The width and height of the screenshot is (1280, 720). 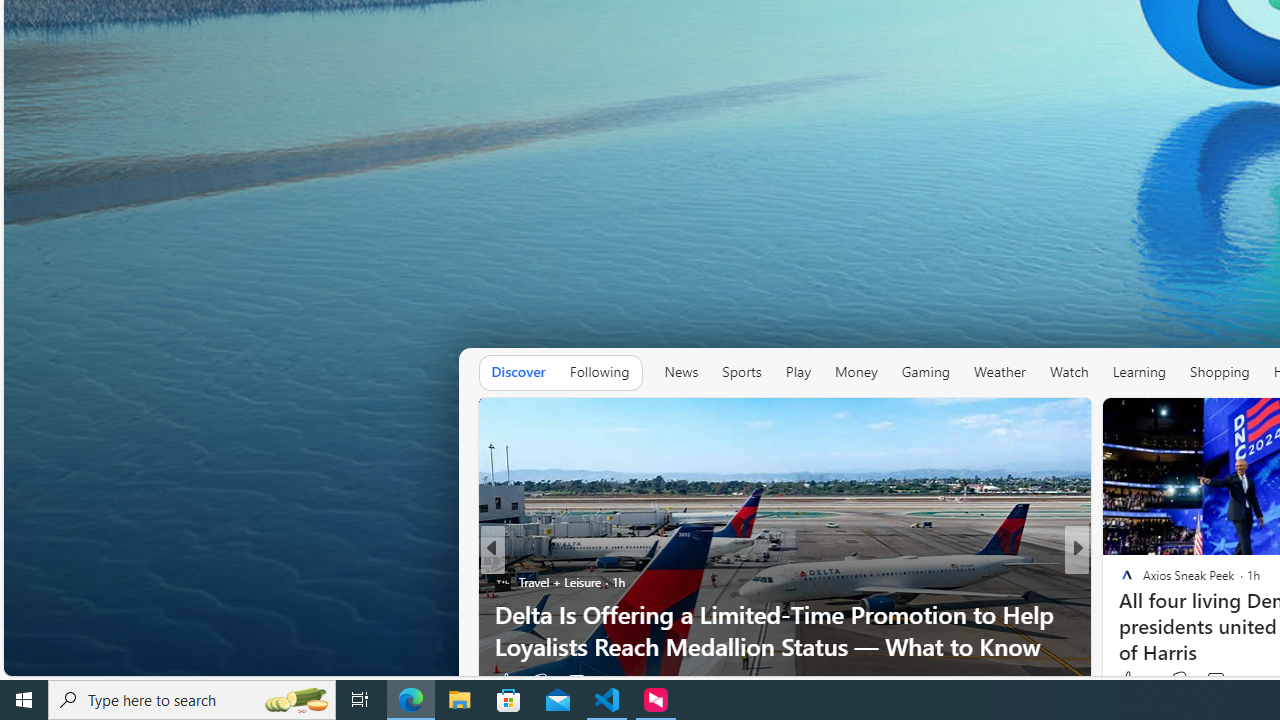 I want to click on 'Learning', so click(x=1139, y=371).